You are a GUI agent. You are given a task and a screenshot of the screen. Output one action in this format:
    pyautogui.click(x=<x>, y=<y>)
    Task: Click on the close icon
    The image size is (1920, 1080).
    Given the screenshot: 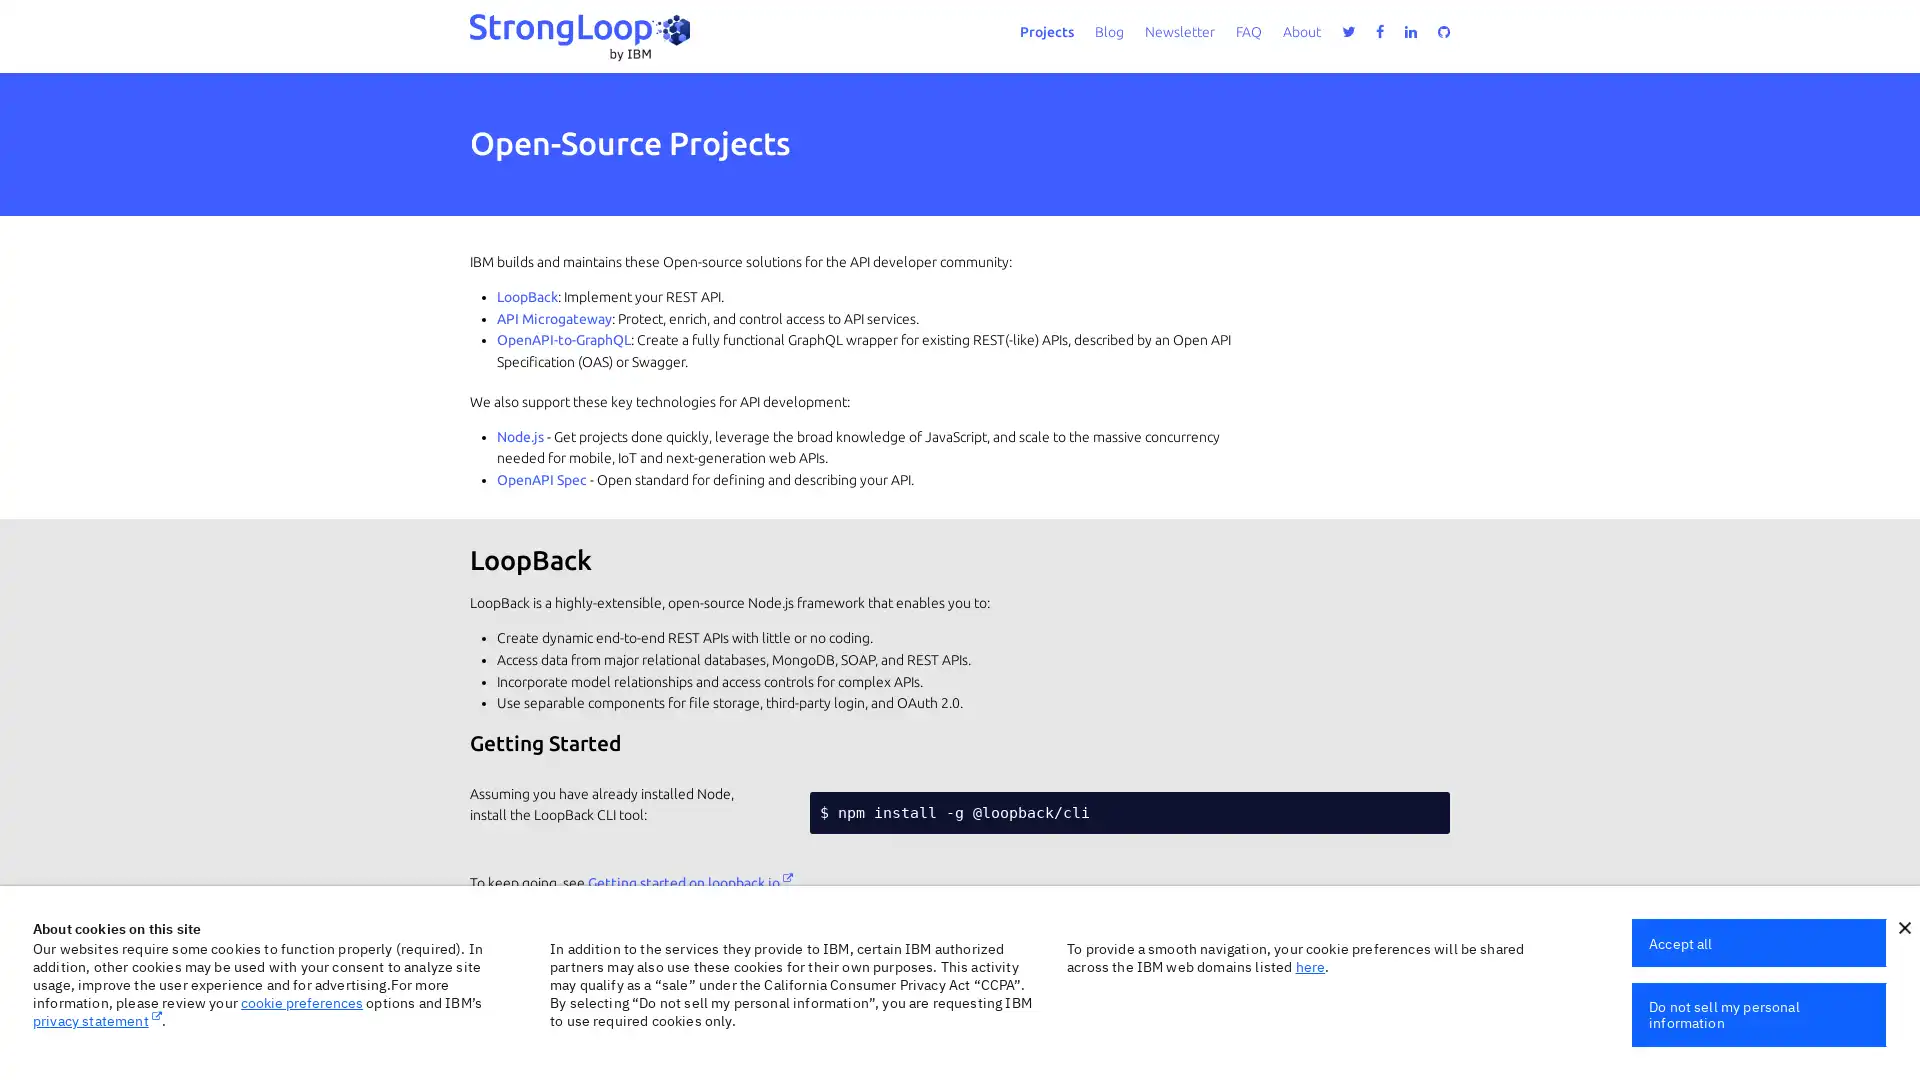 What is the action you would take?
    pyautogui.click(x=1904, y=928)
    